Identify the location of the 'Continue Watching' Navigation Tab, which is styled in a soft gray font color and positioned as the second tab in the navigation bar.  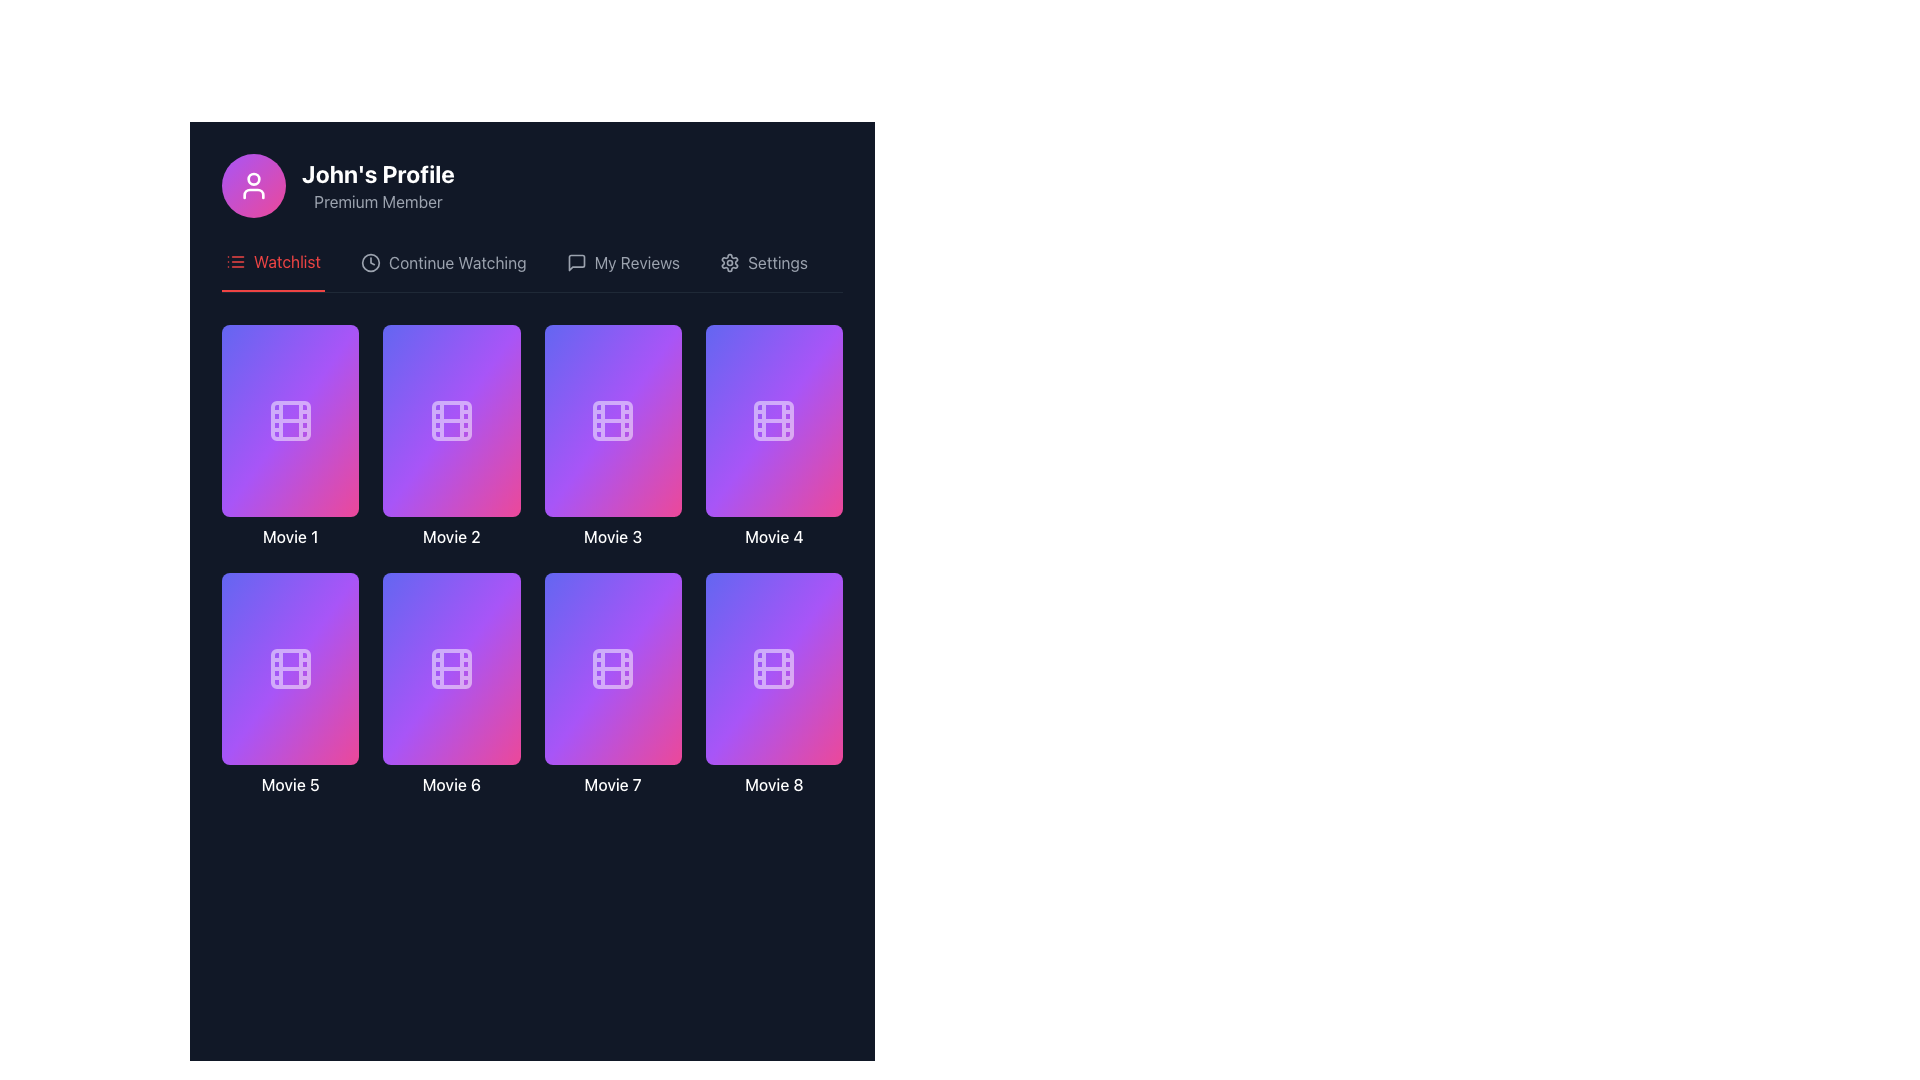
(442, 270).